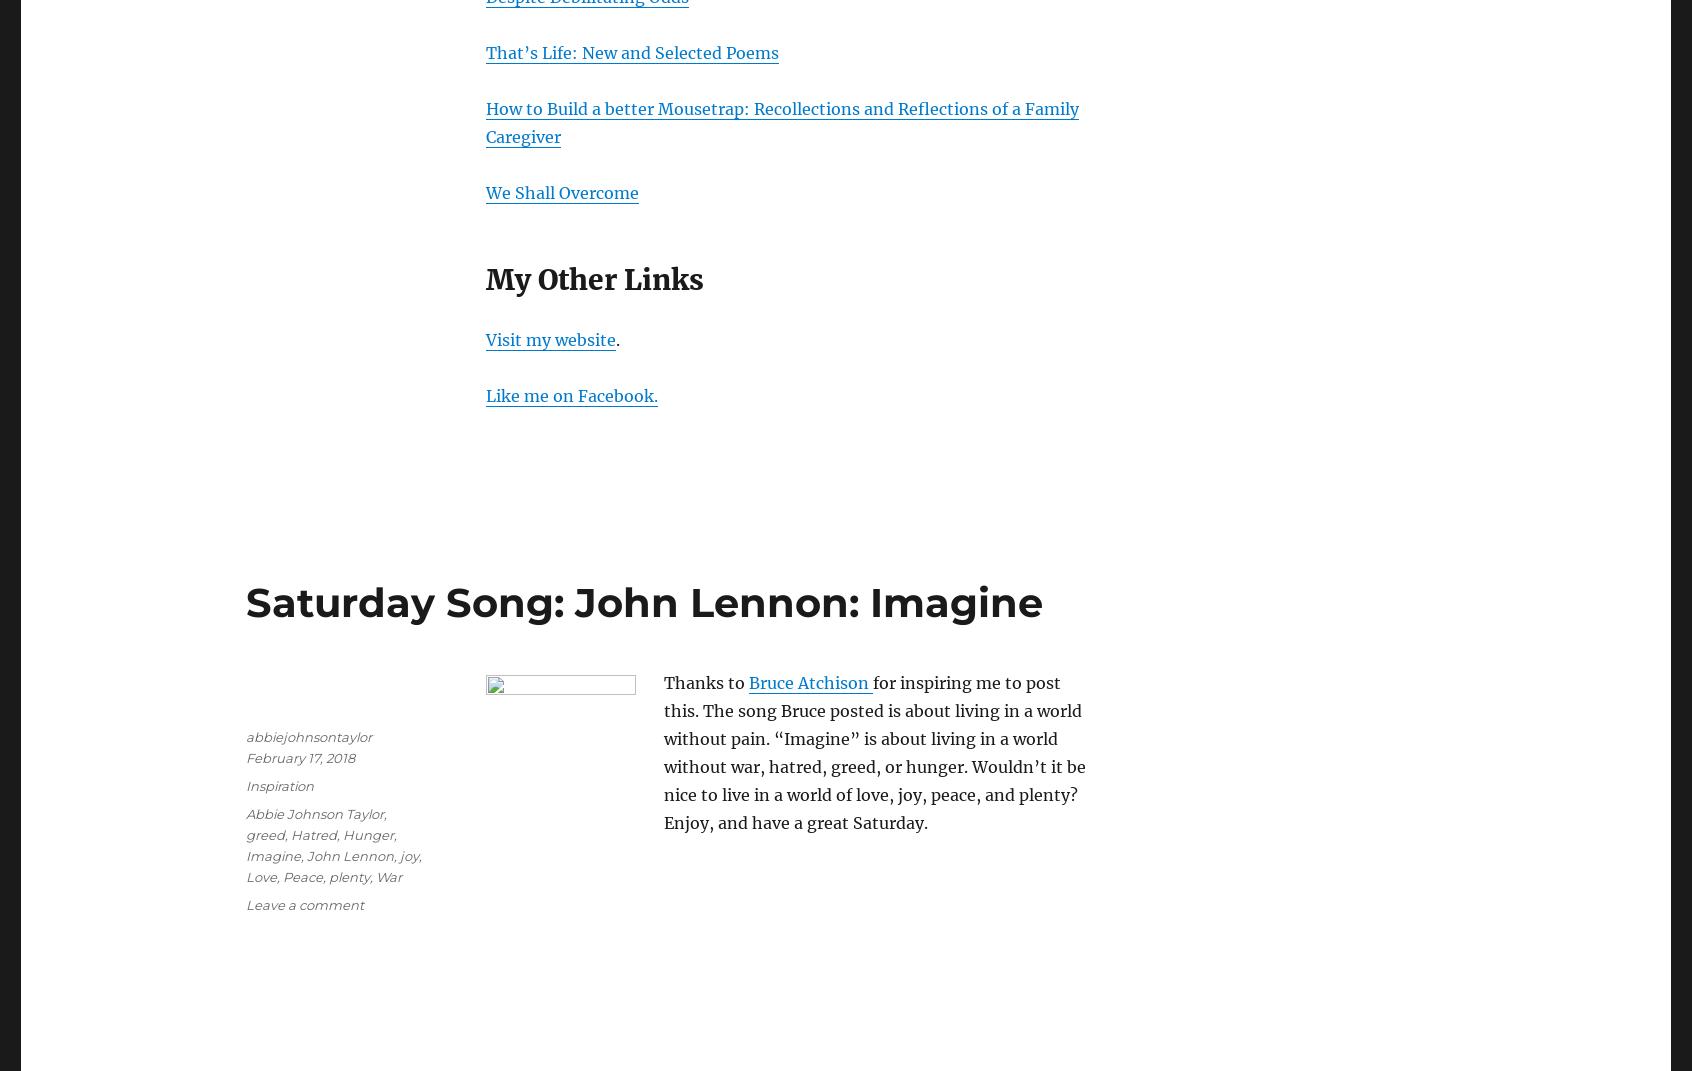 This screenshot has height=1071, width=1692. Describe the element at coordinates (663, 751) in the screenshot. I see `'for inspiring me to post this. The song Bruce posted is about living in a world without pain. “Imagine” is about living in a world without war, hatred, greed, or hunger. Wouldn’t it be nice to live in a world of love, joy, peace, and plenty? Enjoy, and have a great Saturday.'` at that location.